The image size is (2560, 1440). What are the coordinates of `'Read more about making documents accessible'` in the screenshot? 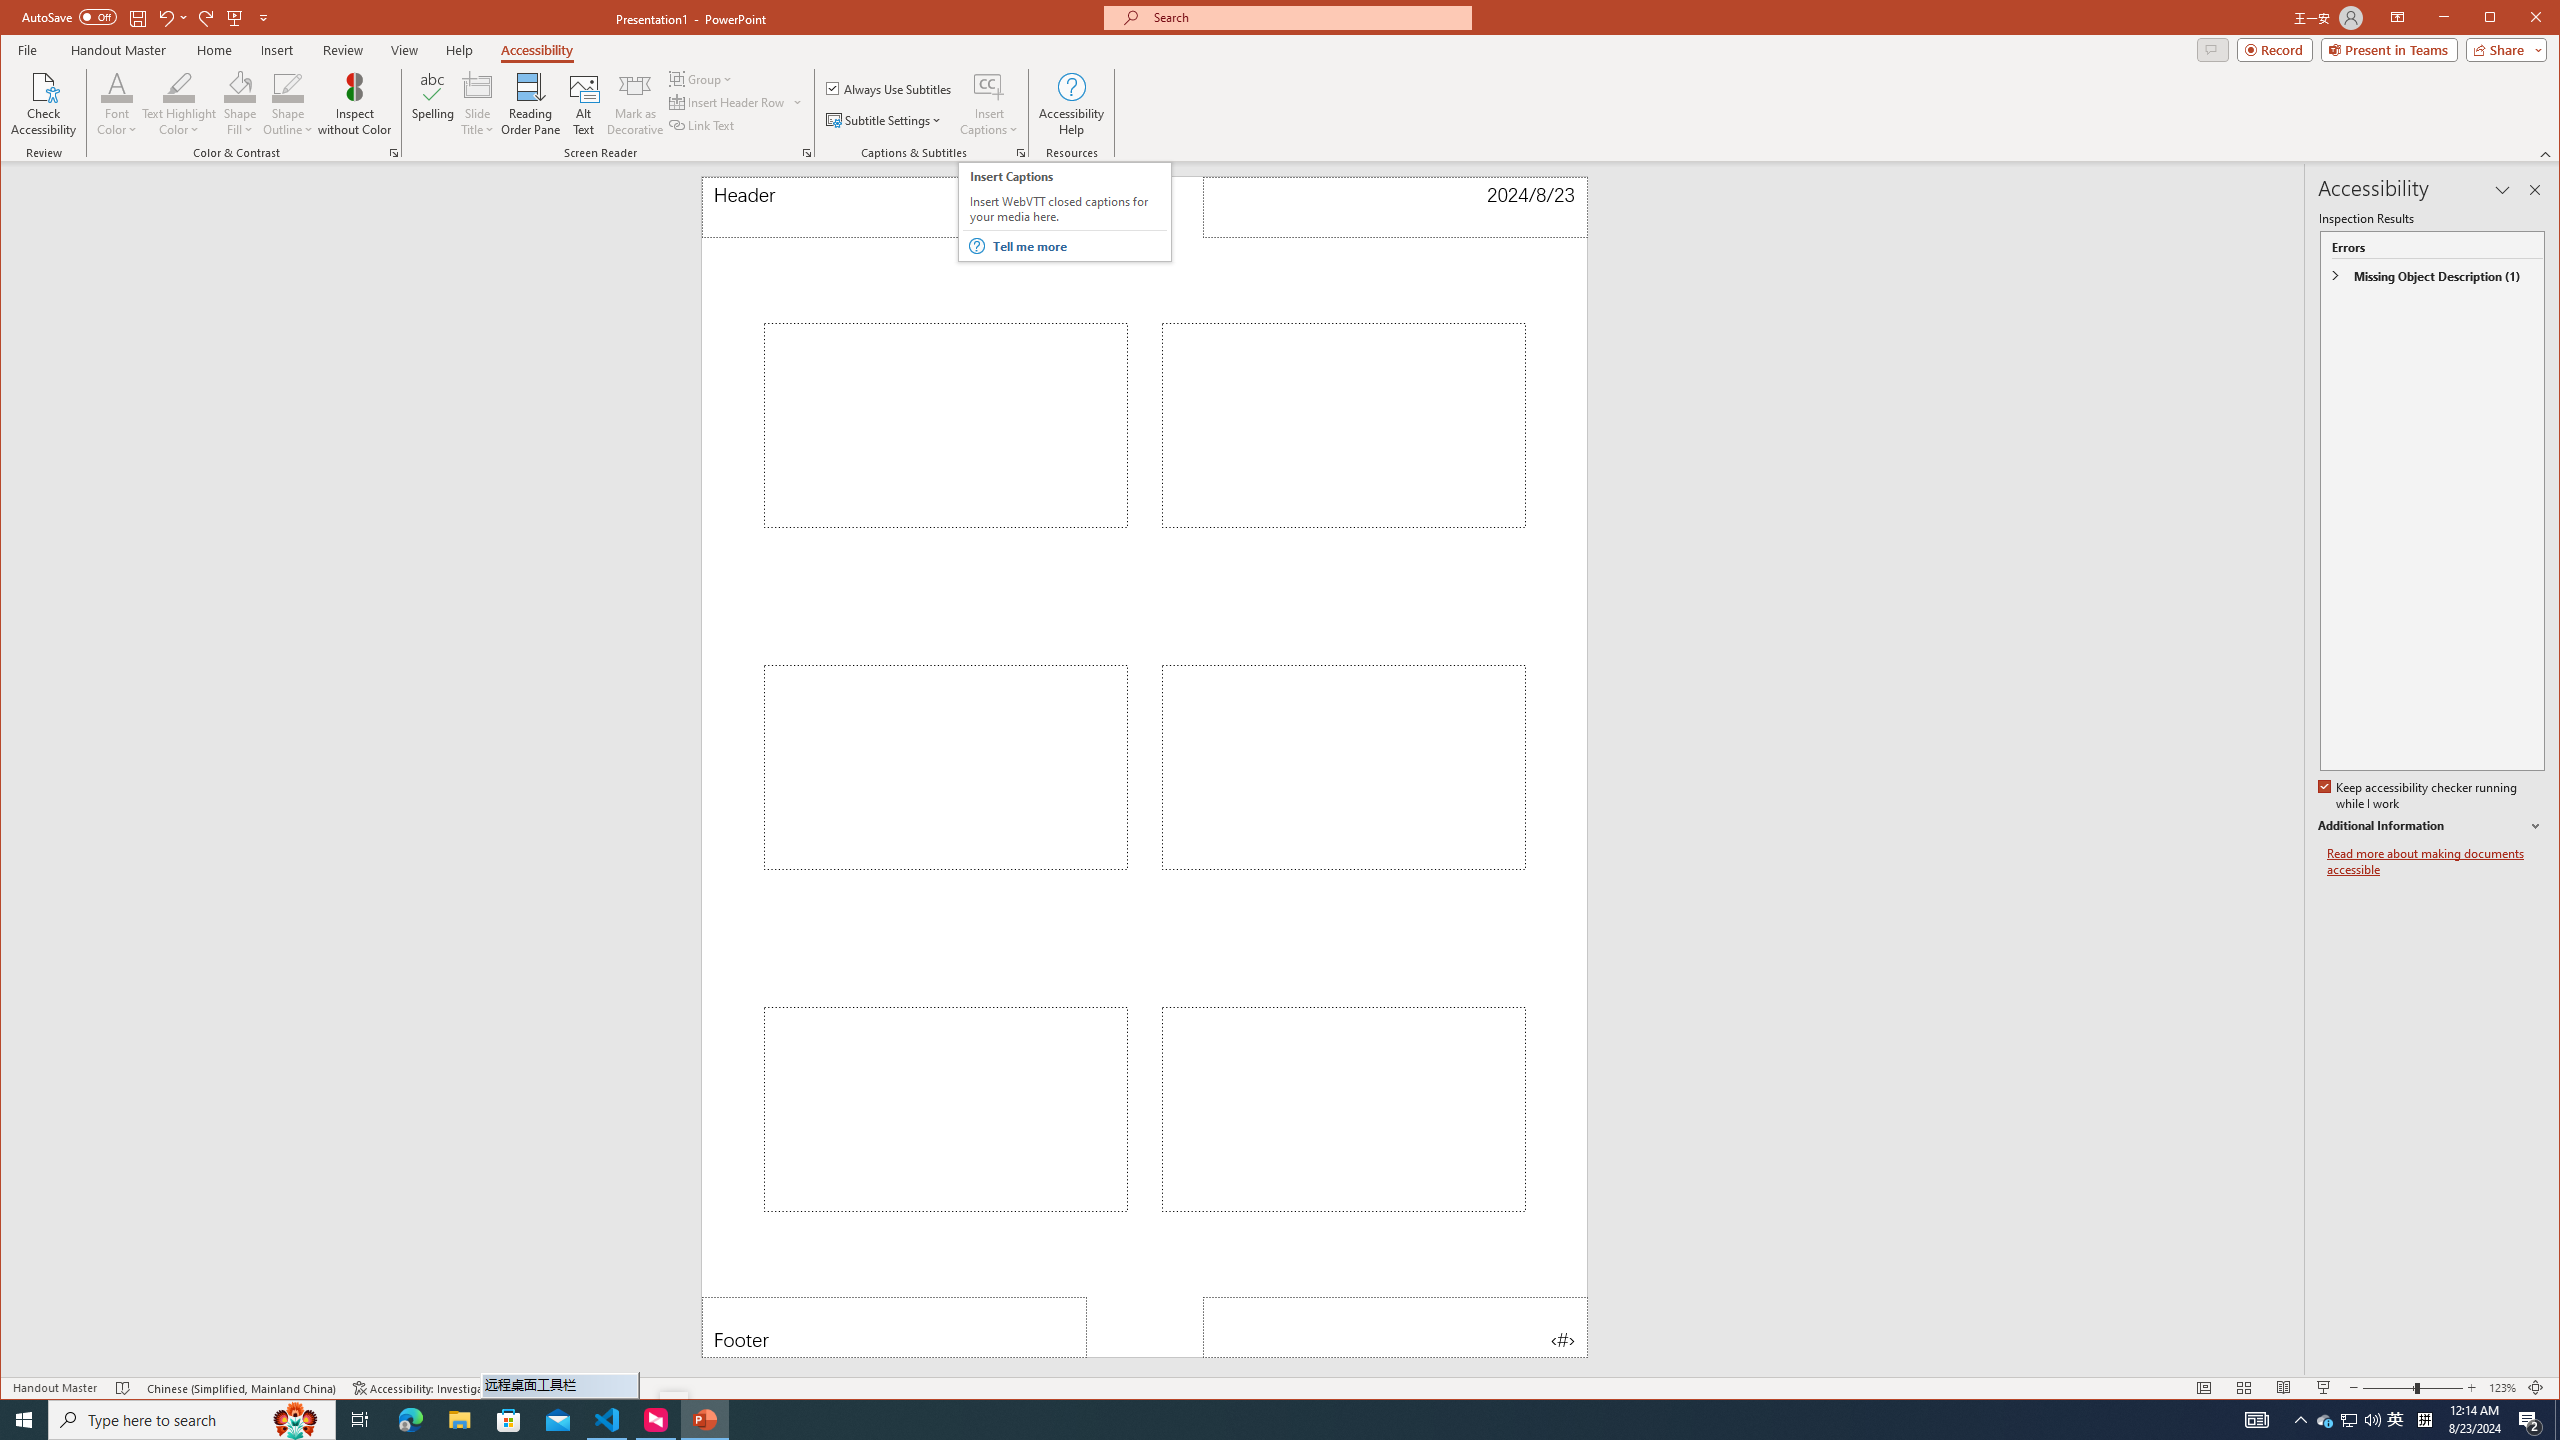 It's located at (2434, 861).